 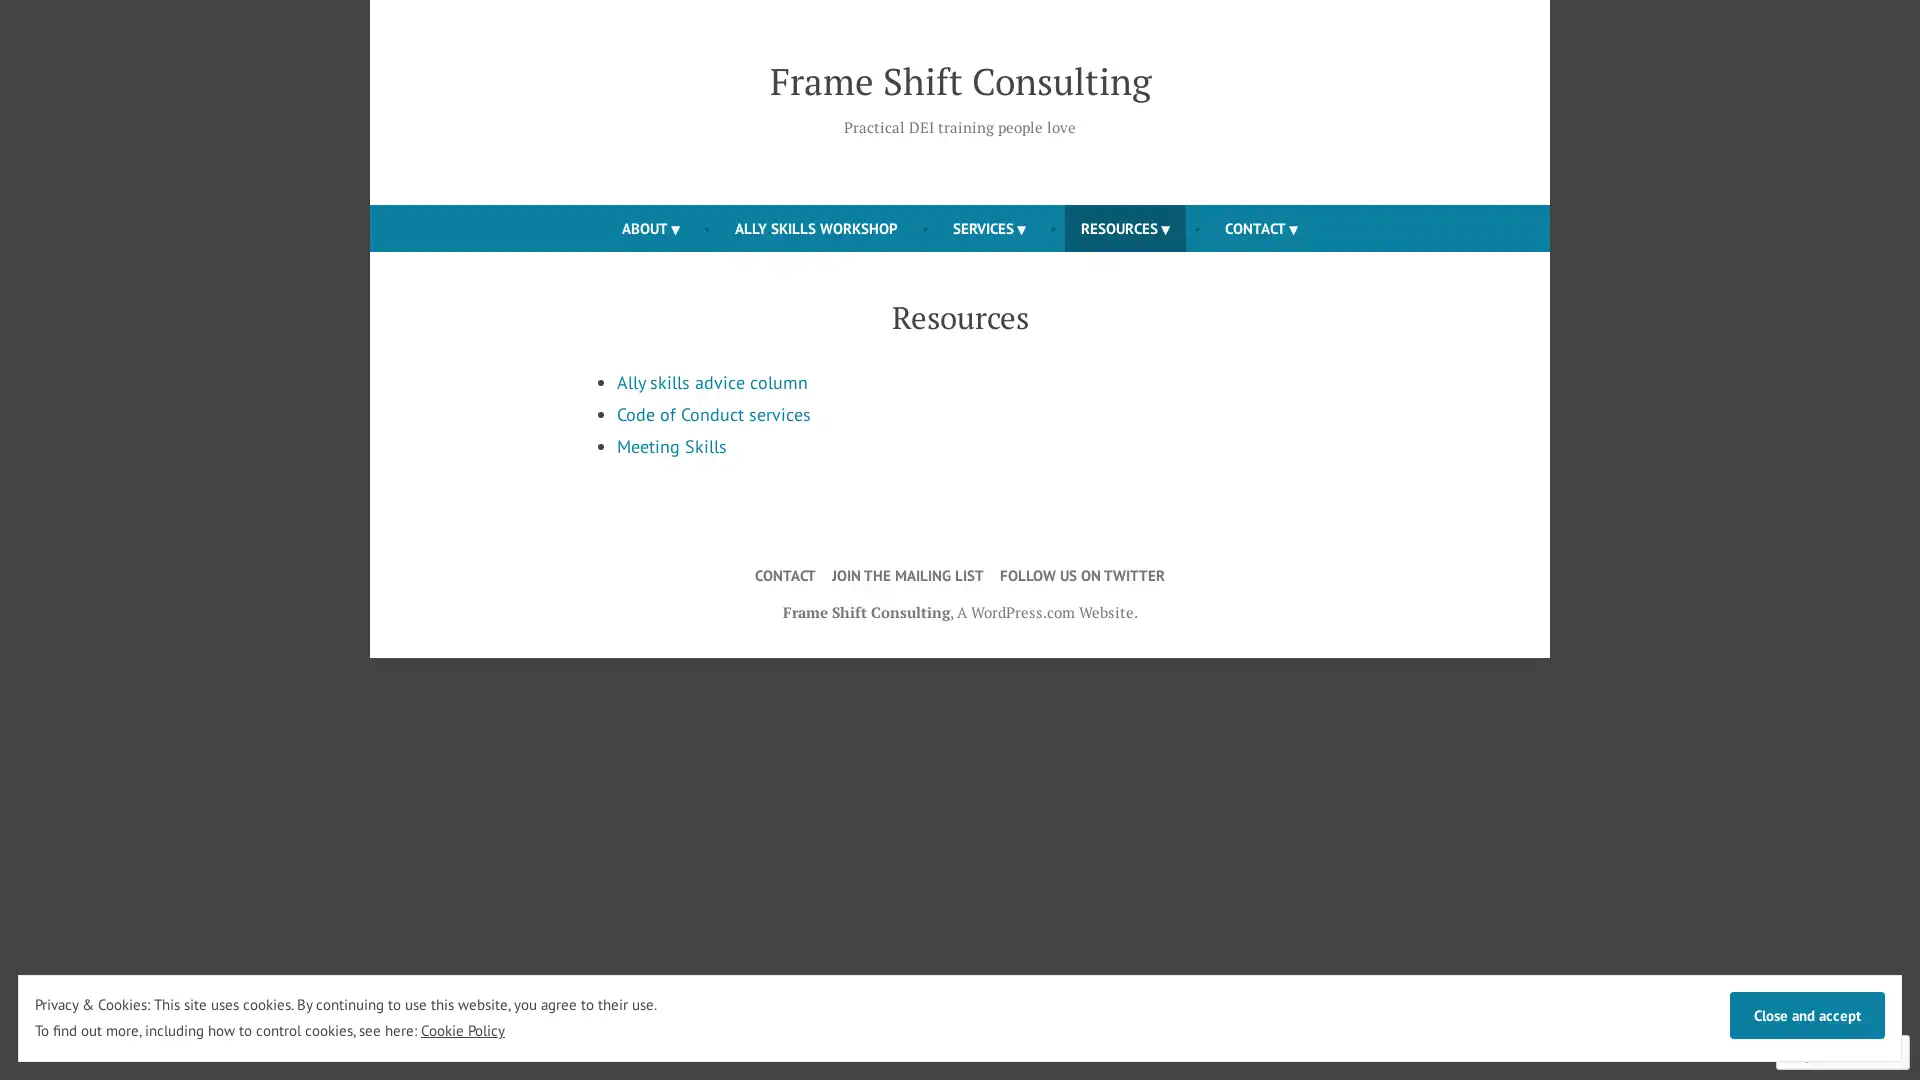 I want to click on Close and accept, so click(x=1807, y=1014).